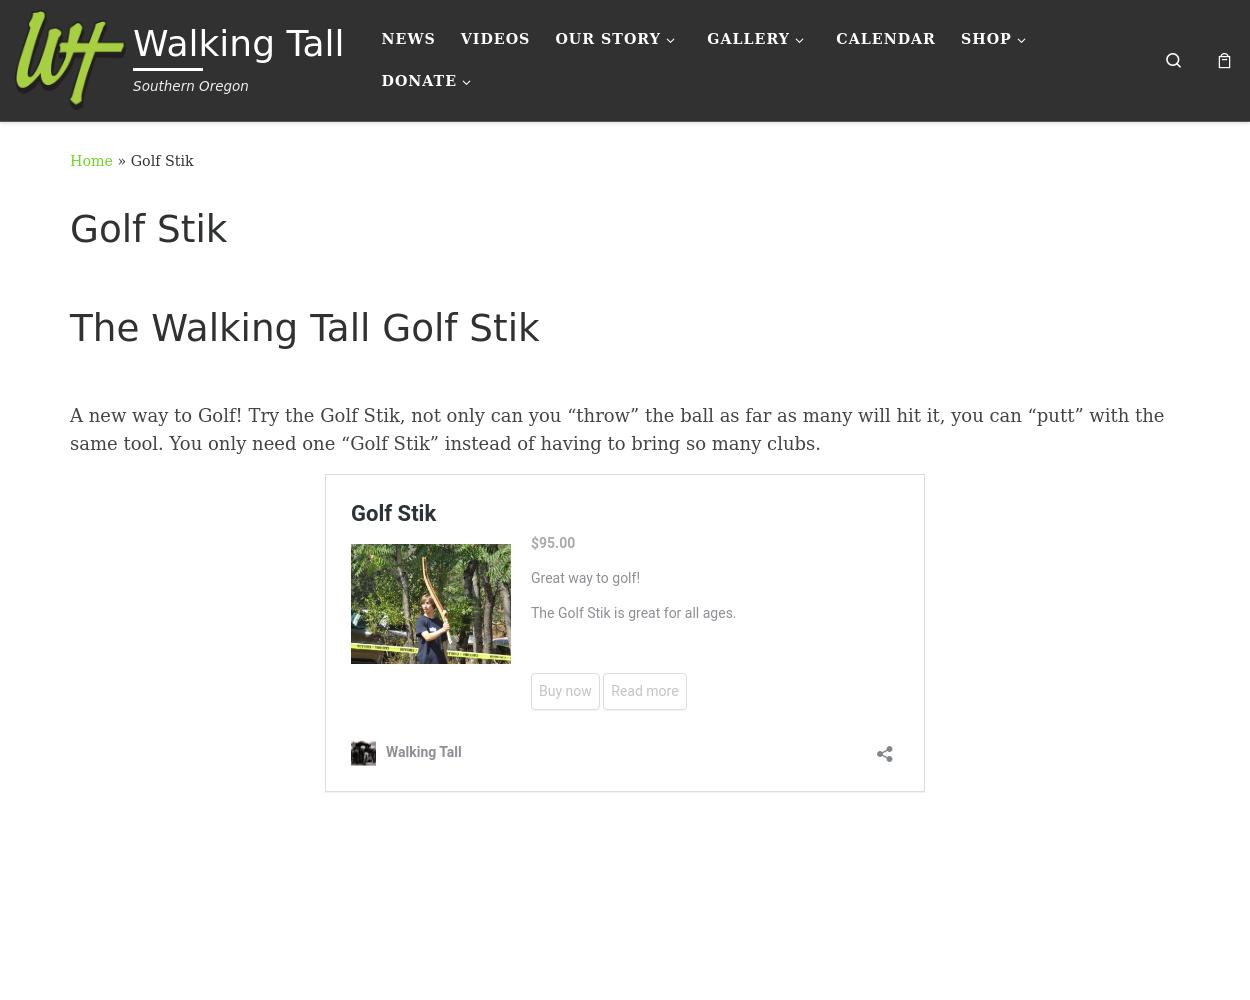 This screenshot has width=1250, height=1000. I want to click on 'Needs', so click(433, 102).